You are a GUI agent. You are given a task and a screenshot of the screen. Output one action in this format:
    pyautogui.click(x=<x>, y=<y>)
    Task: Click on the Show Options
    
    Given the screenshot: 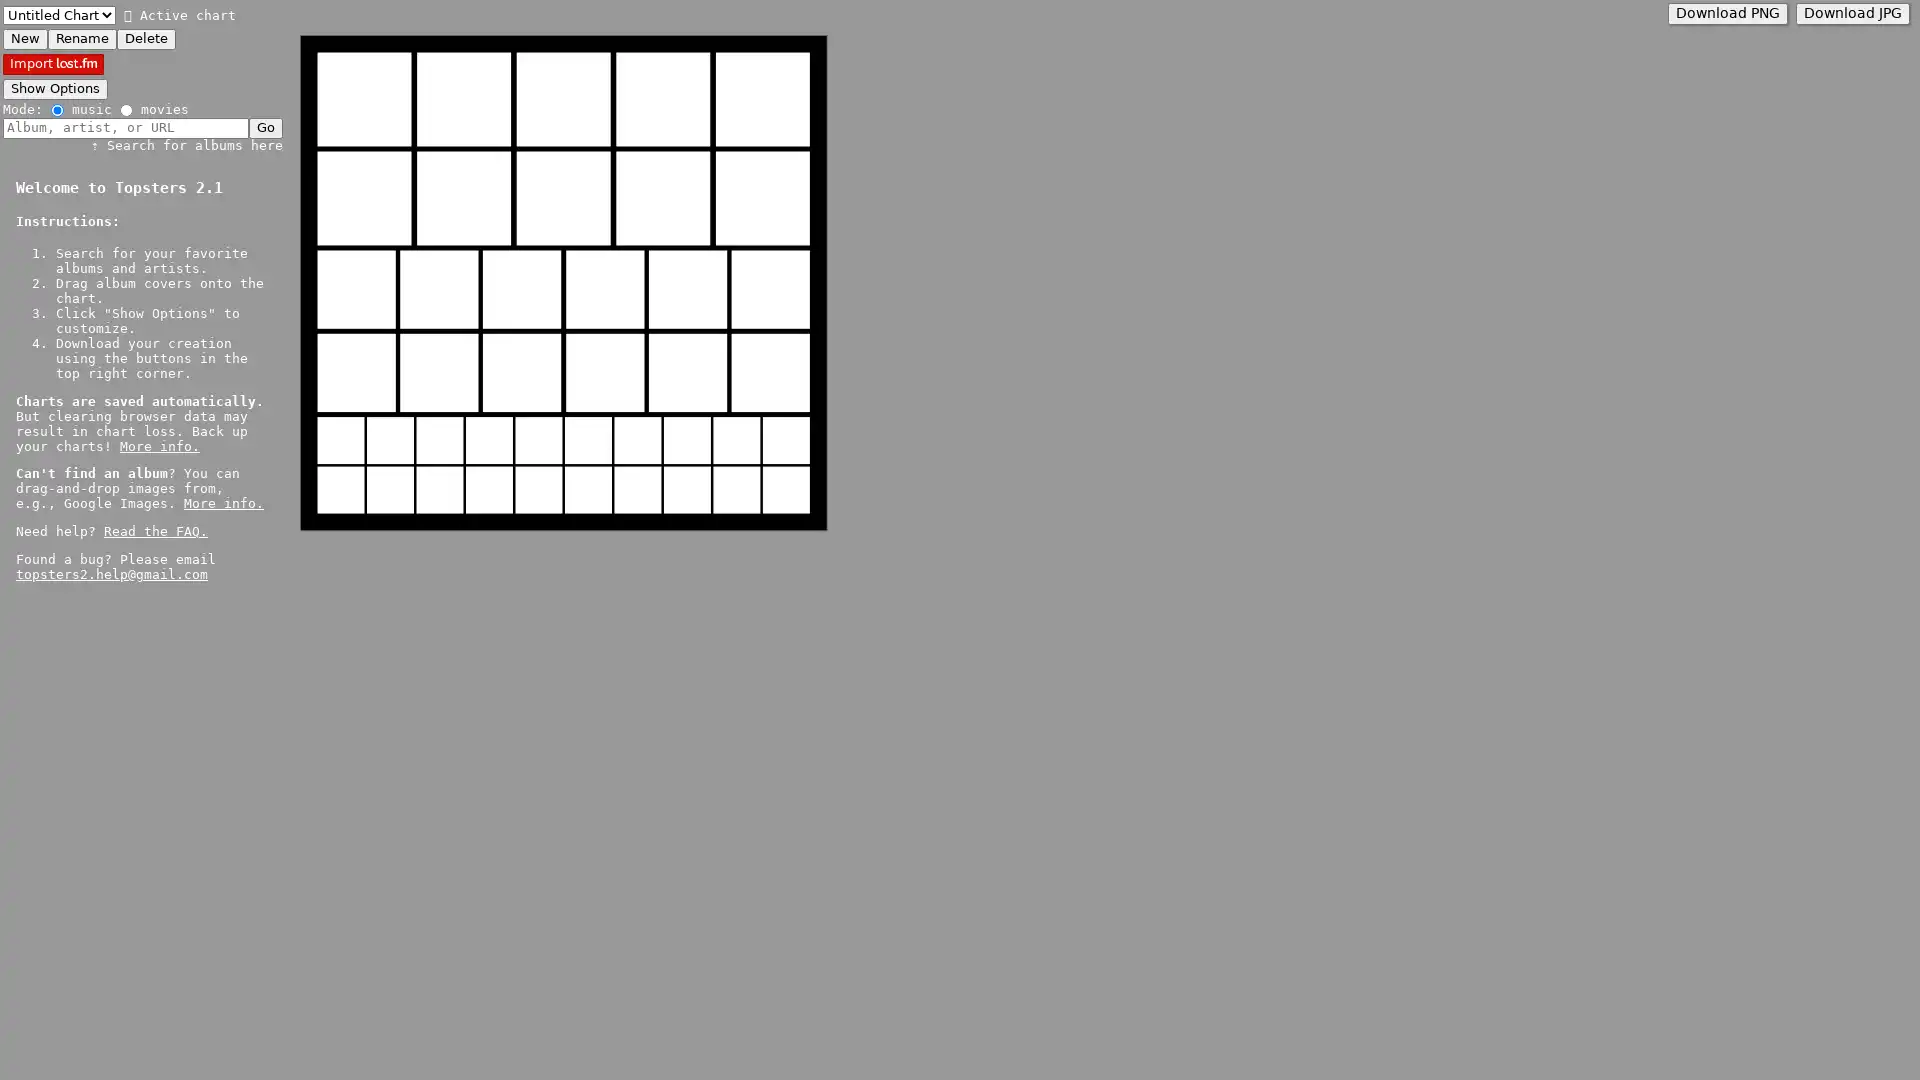 What is the action you would take?
    pyautogui.click(x=55, y=87)
    